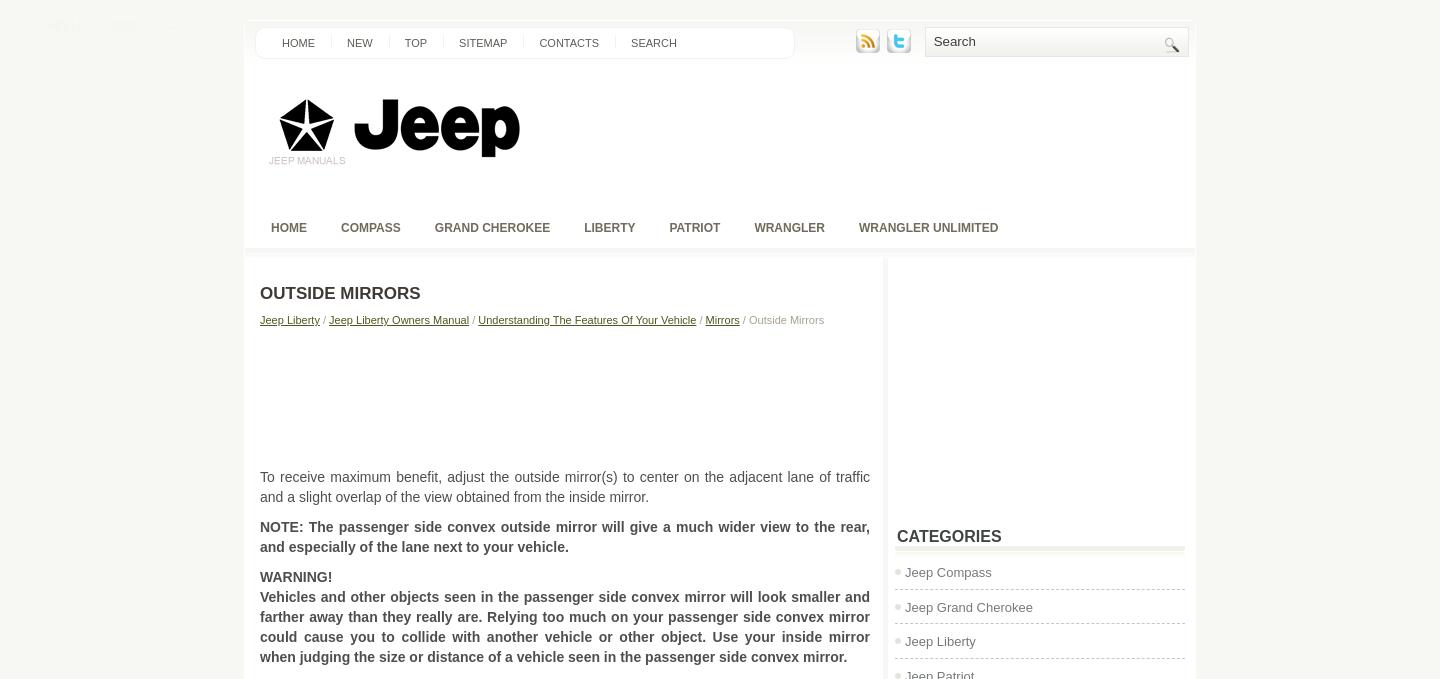  Describe the element at coordinates (295, 575) in the screenshot. I see `'WARNING!'` at that location.